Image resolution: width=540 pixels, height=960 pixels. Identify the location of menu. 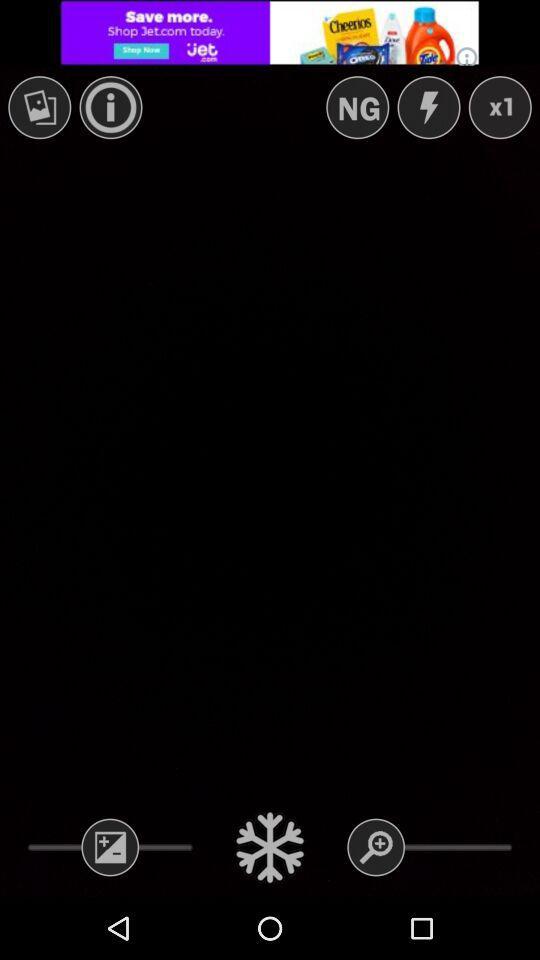
(270, 846).